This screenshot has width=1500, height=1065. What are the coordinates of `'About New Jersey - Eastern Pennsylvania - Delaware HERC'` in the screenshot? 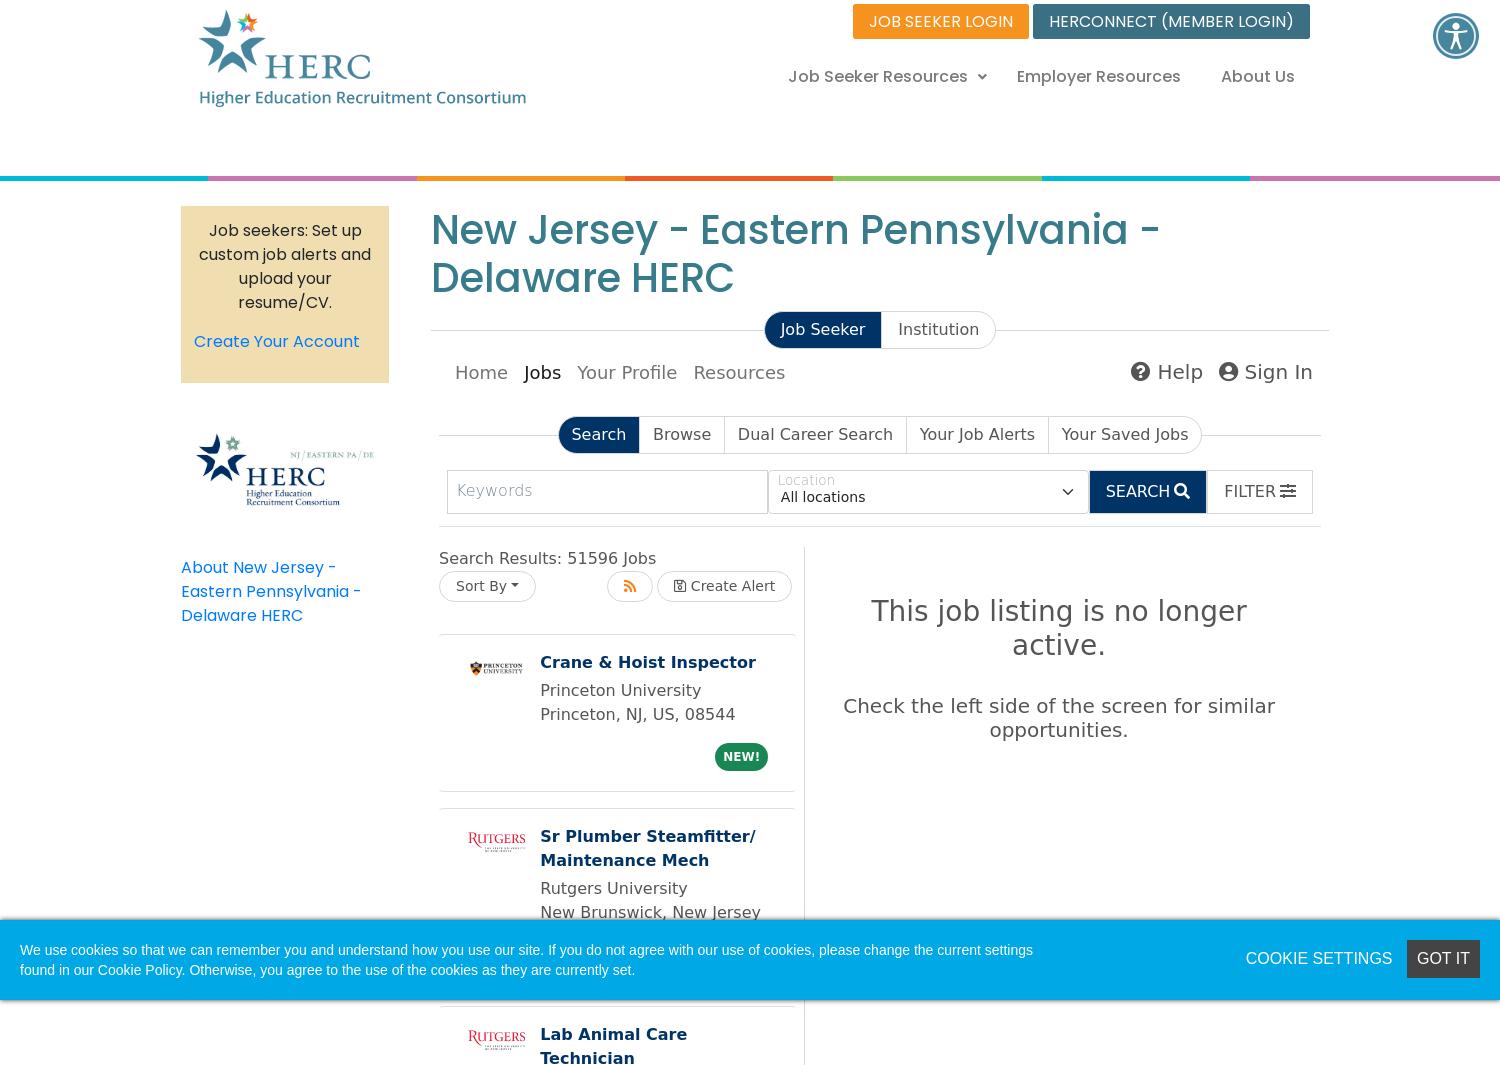 It's located at (271, 590).